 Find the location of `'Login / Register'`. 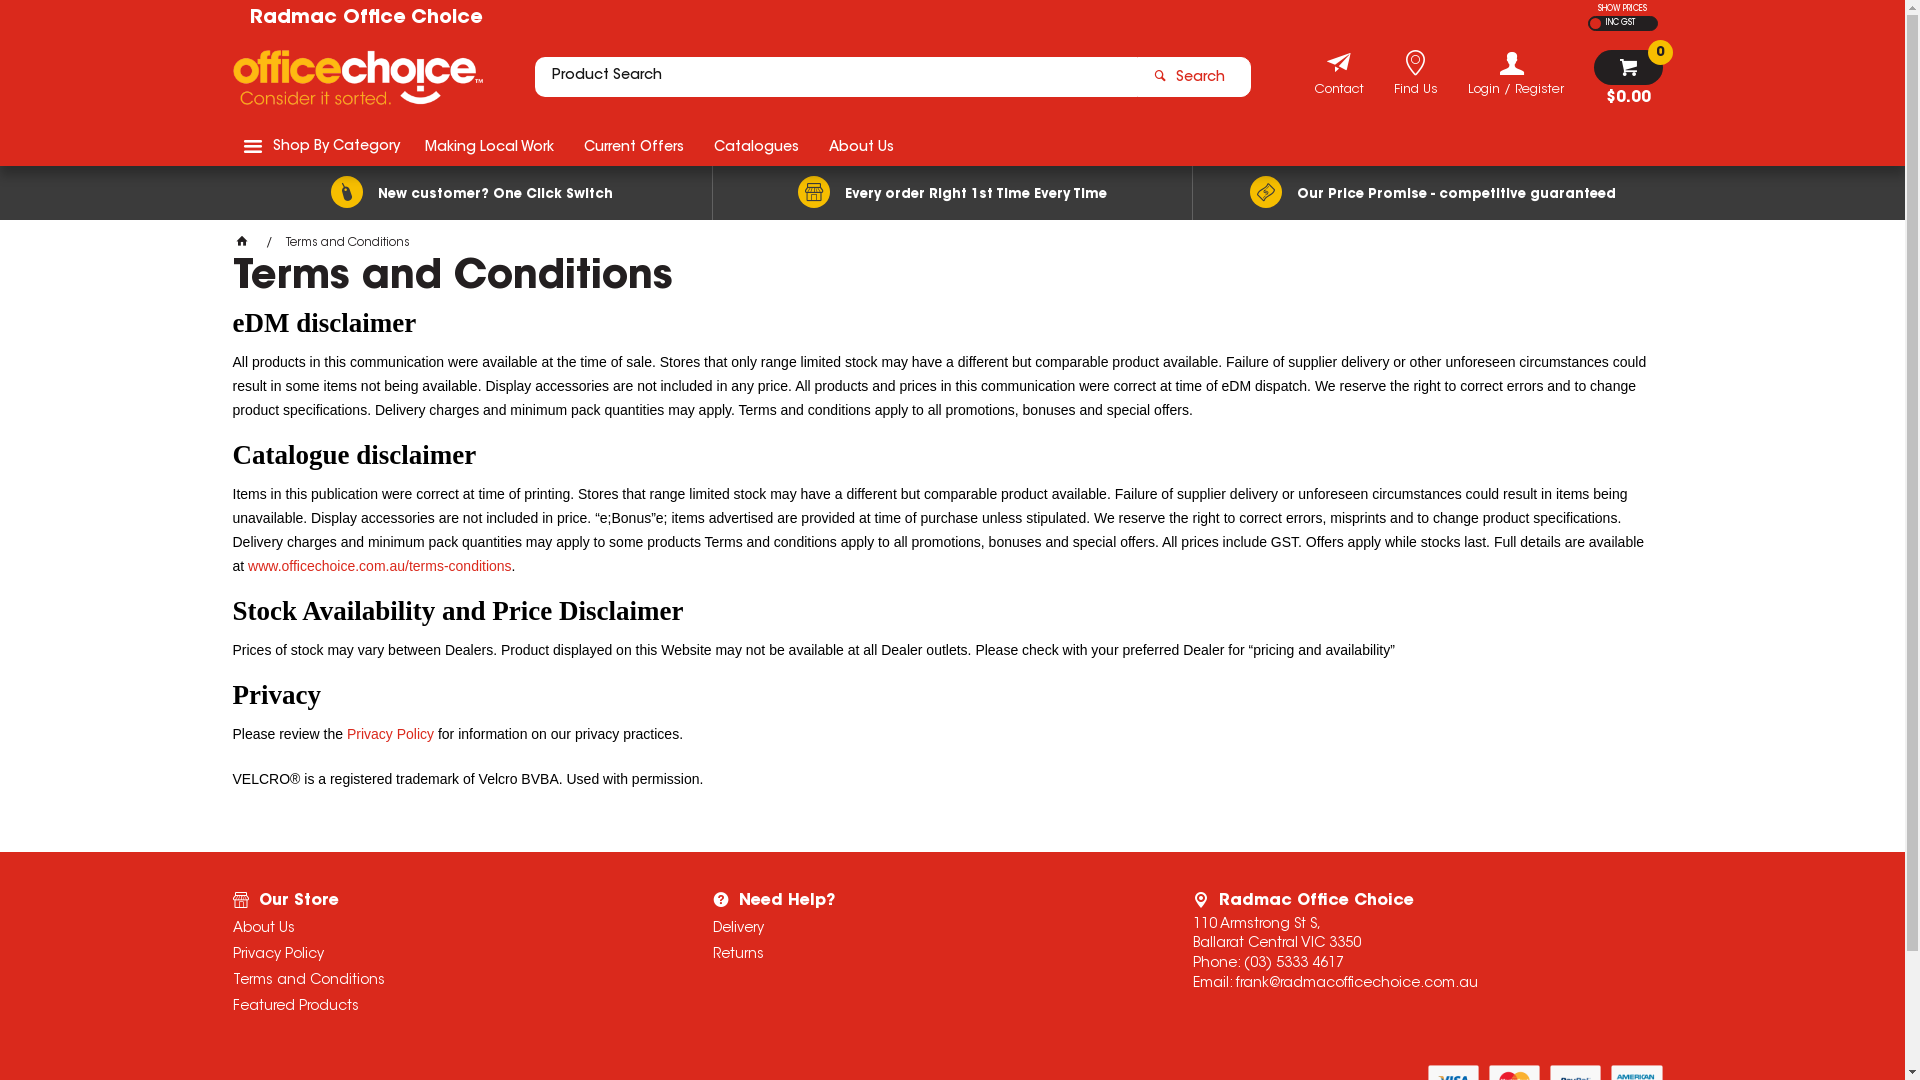

'Login / Register' is located at coordinates (1516, 72).